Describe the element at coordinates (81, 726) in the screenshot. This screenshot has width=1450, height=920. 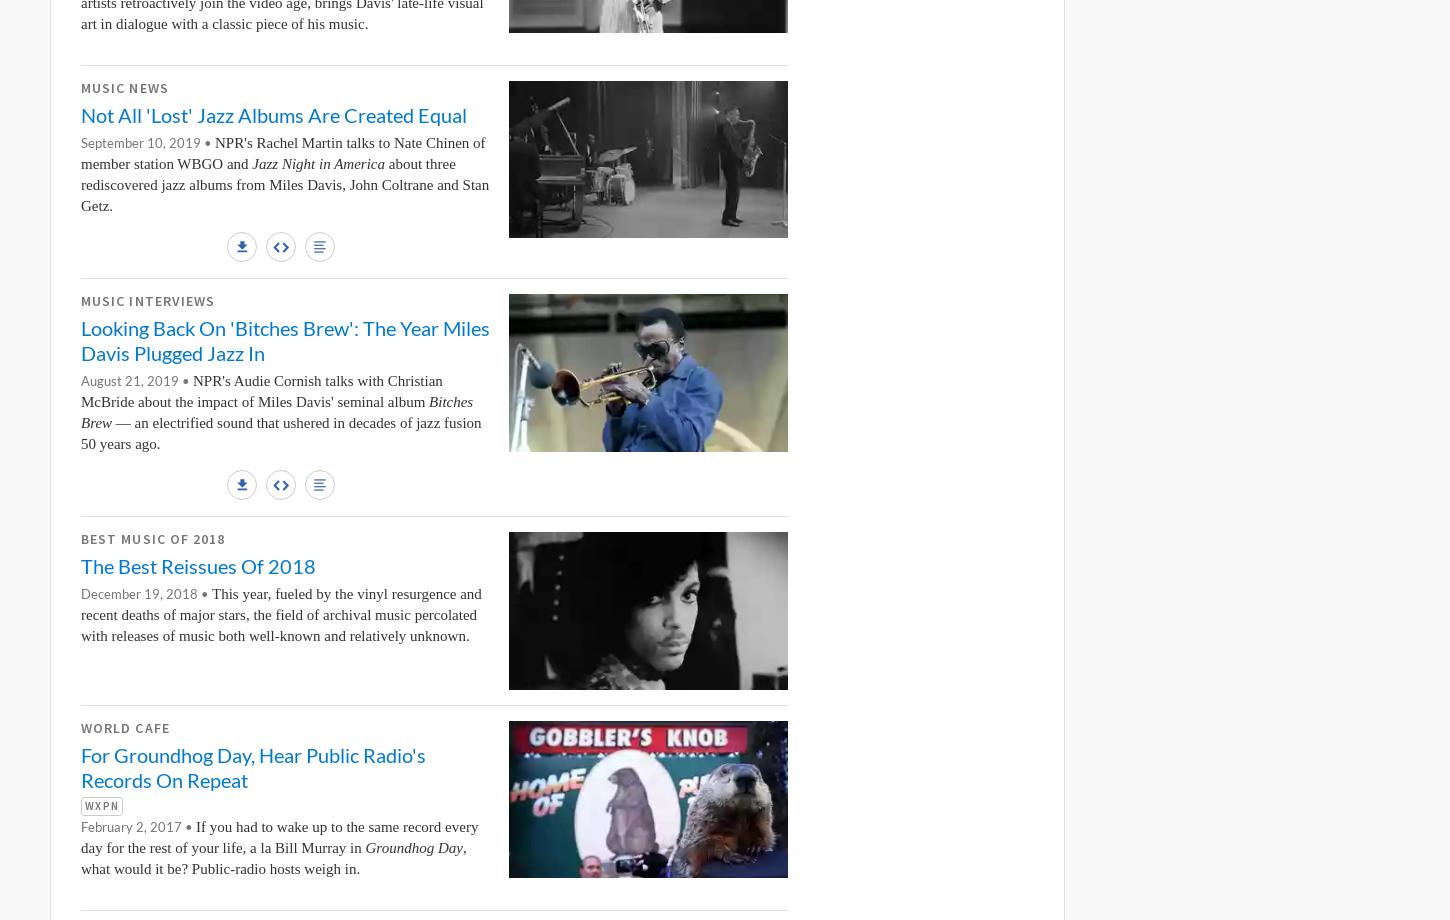
I see `'World Cafe'` at that location.